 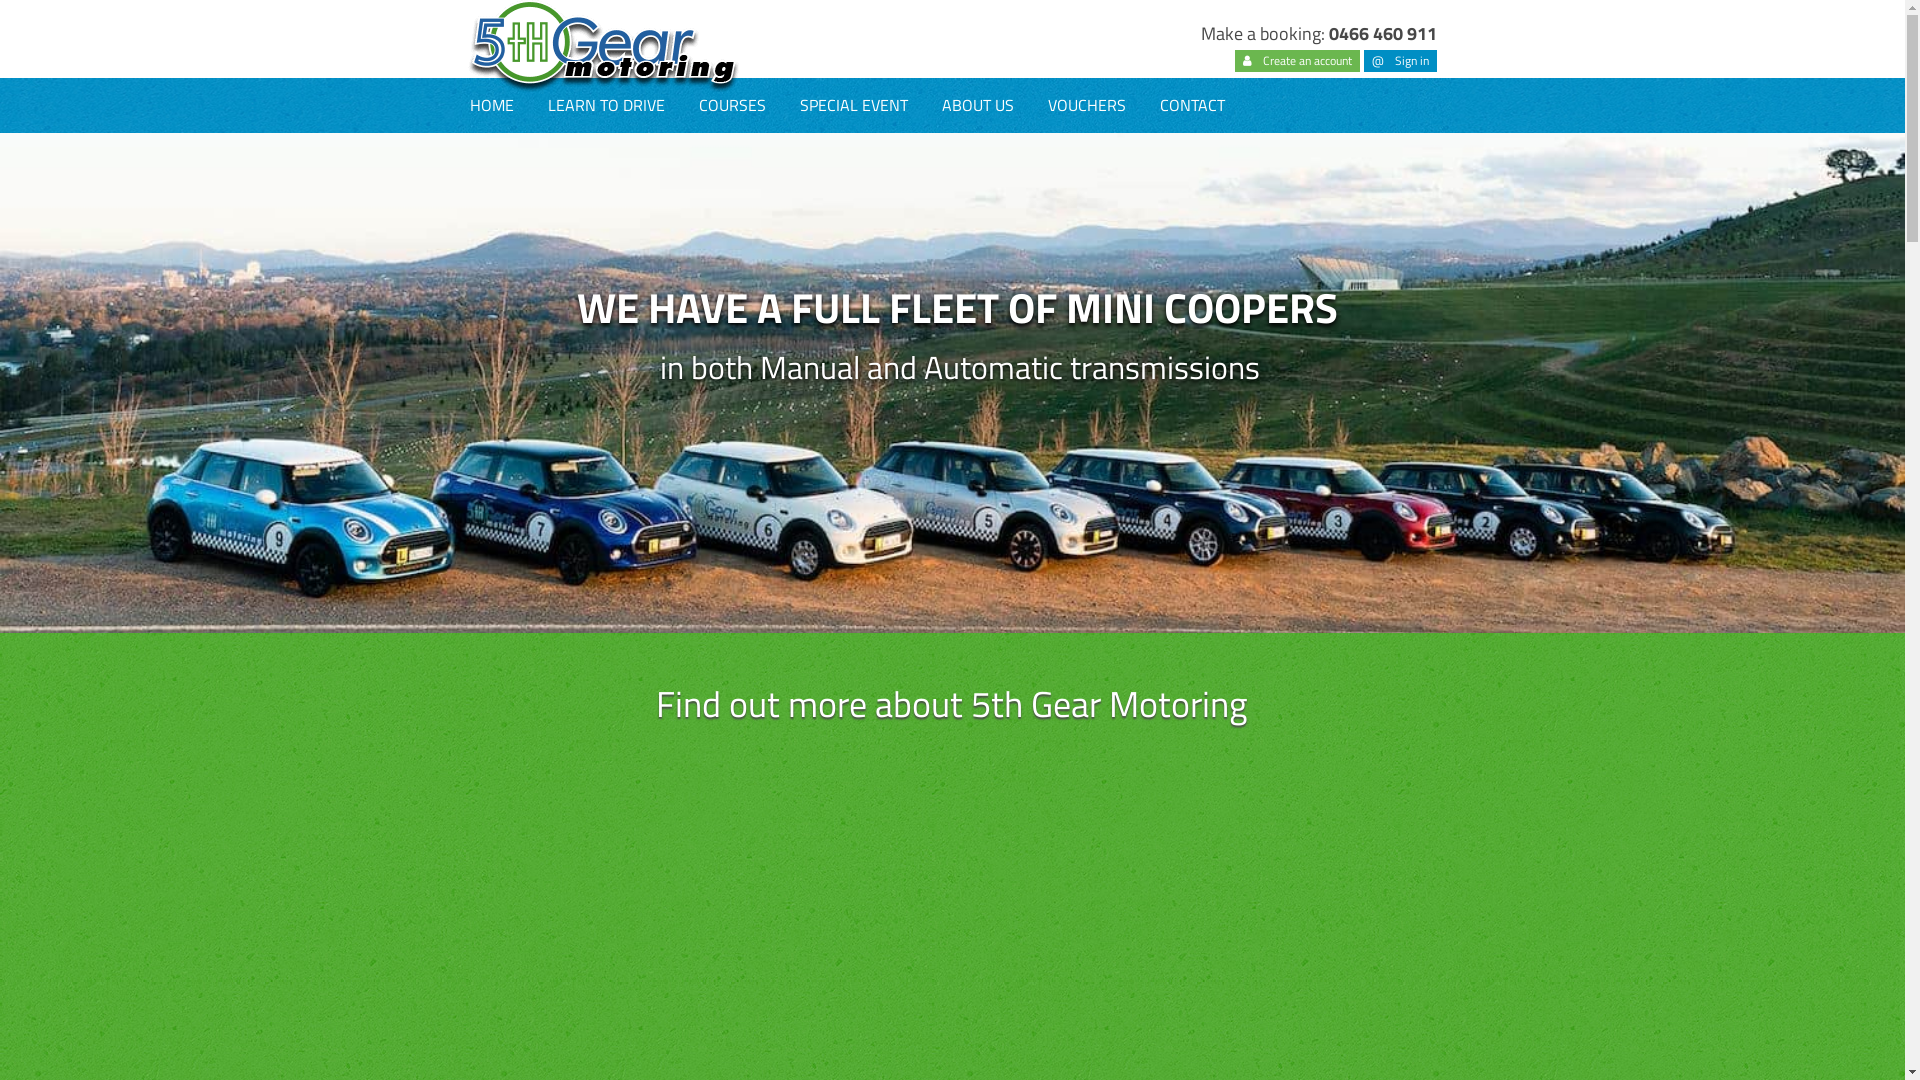 I want to click on 'HOME', so click(x=490, y=105).